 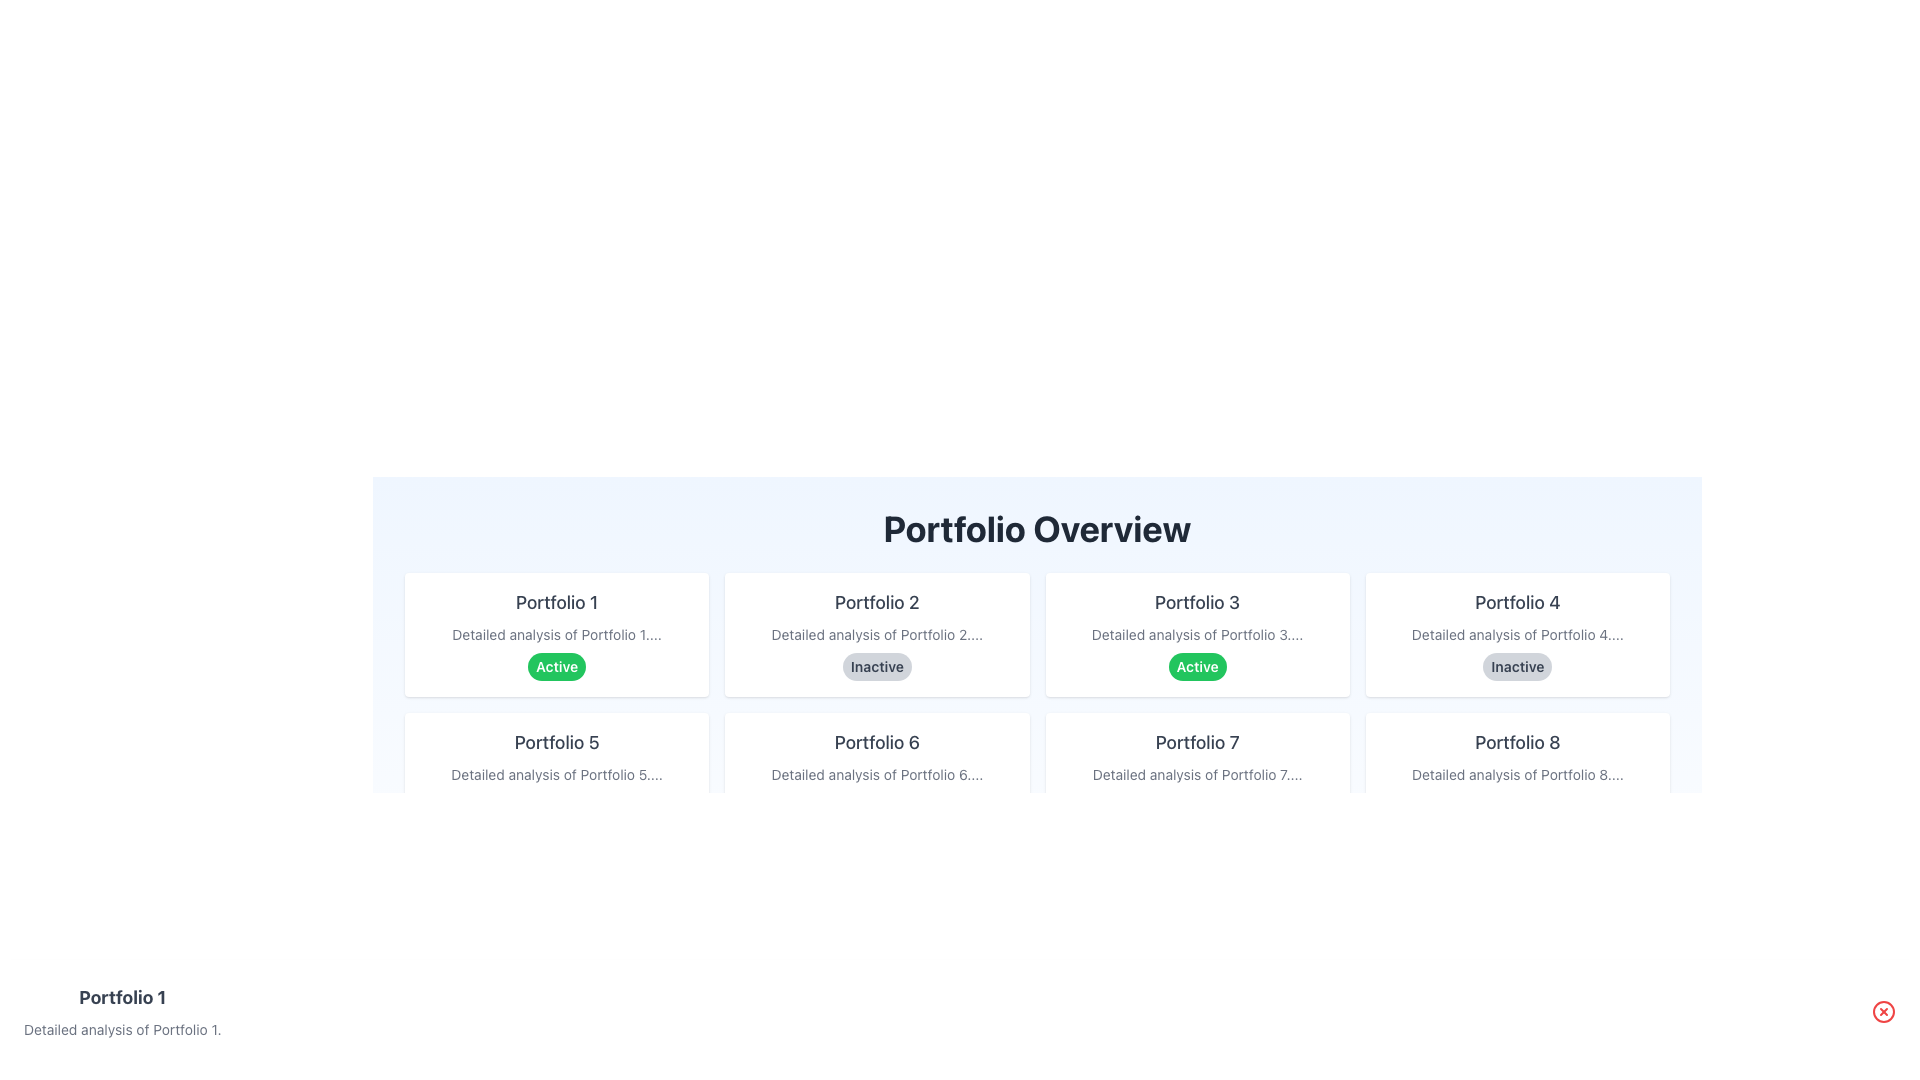 I want to click on the title text element located in the second row, first column of the card that summarizes the portfolio content, so click(x=557, y=743).